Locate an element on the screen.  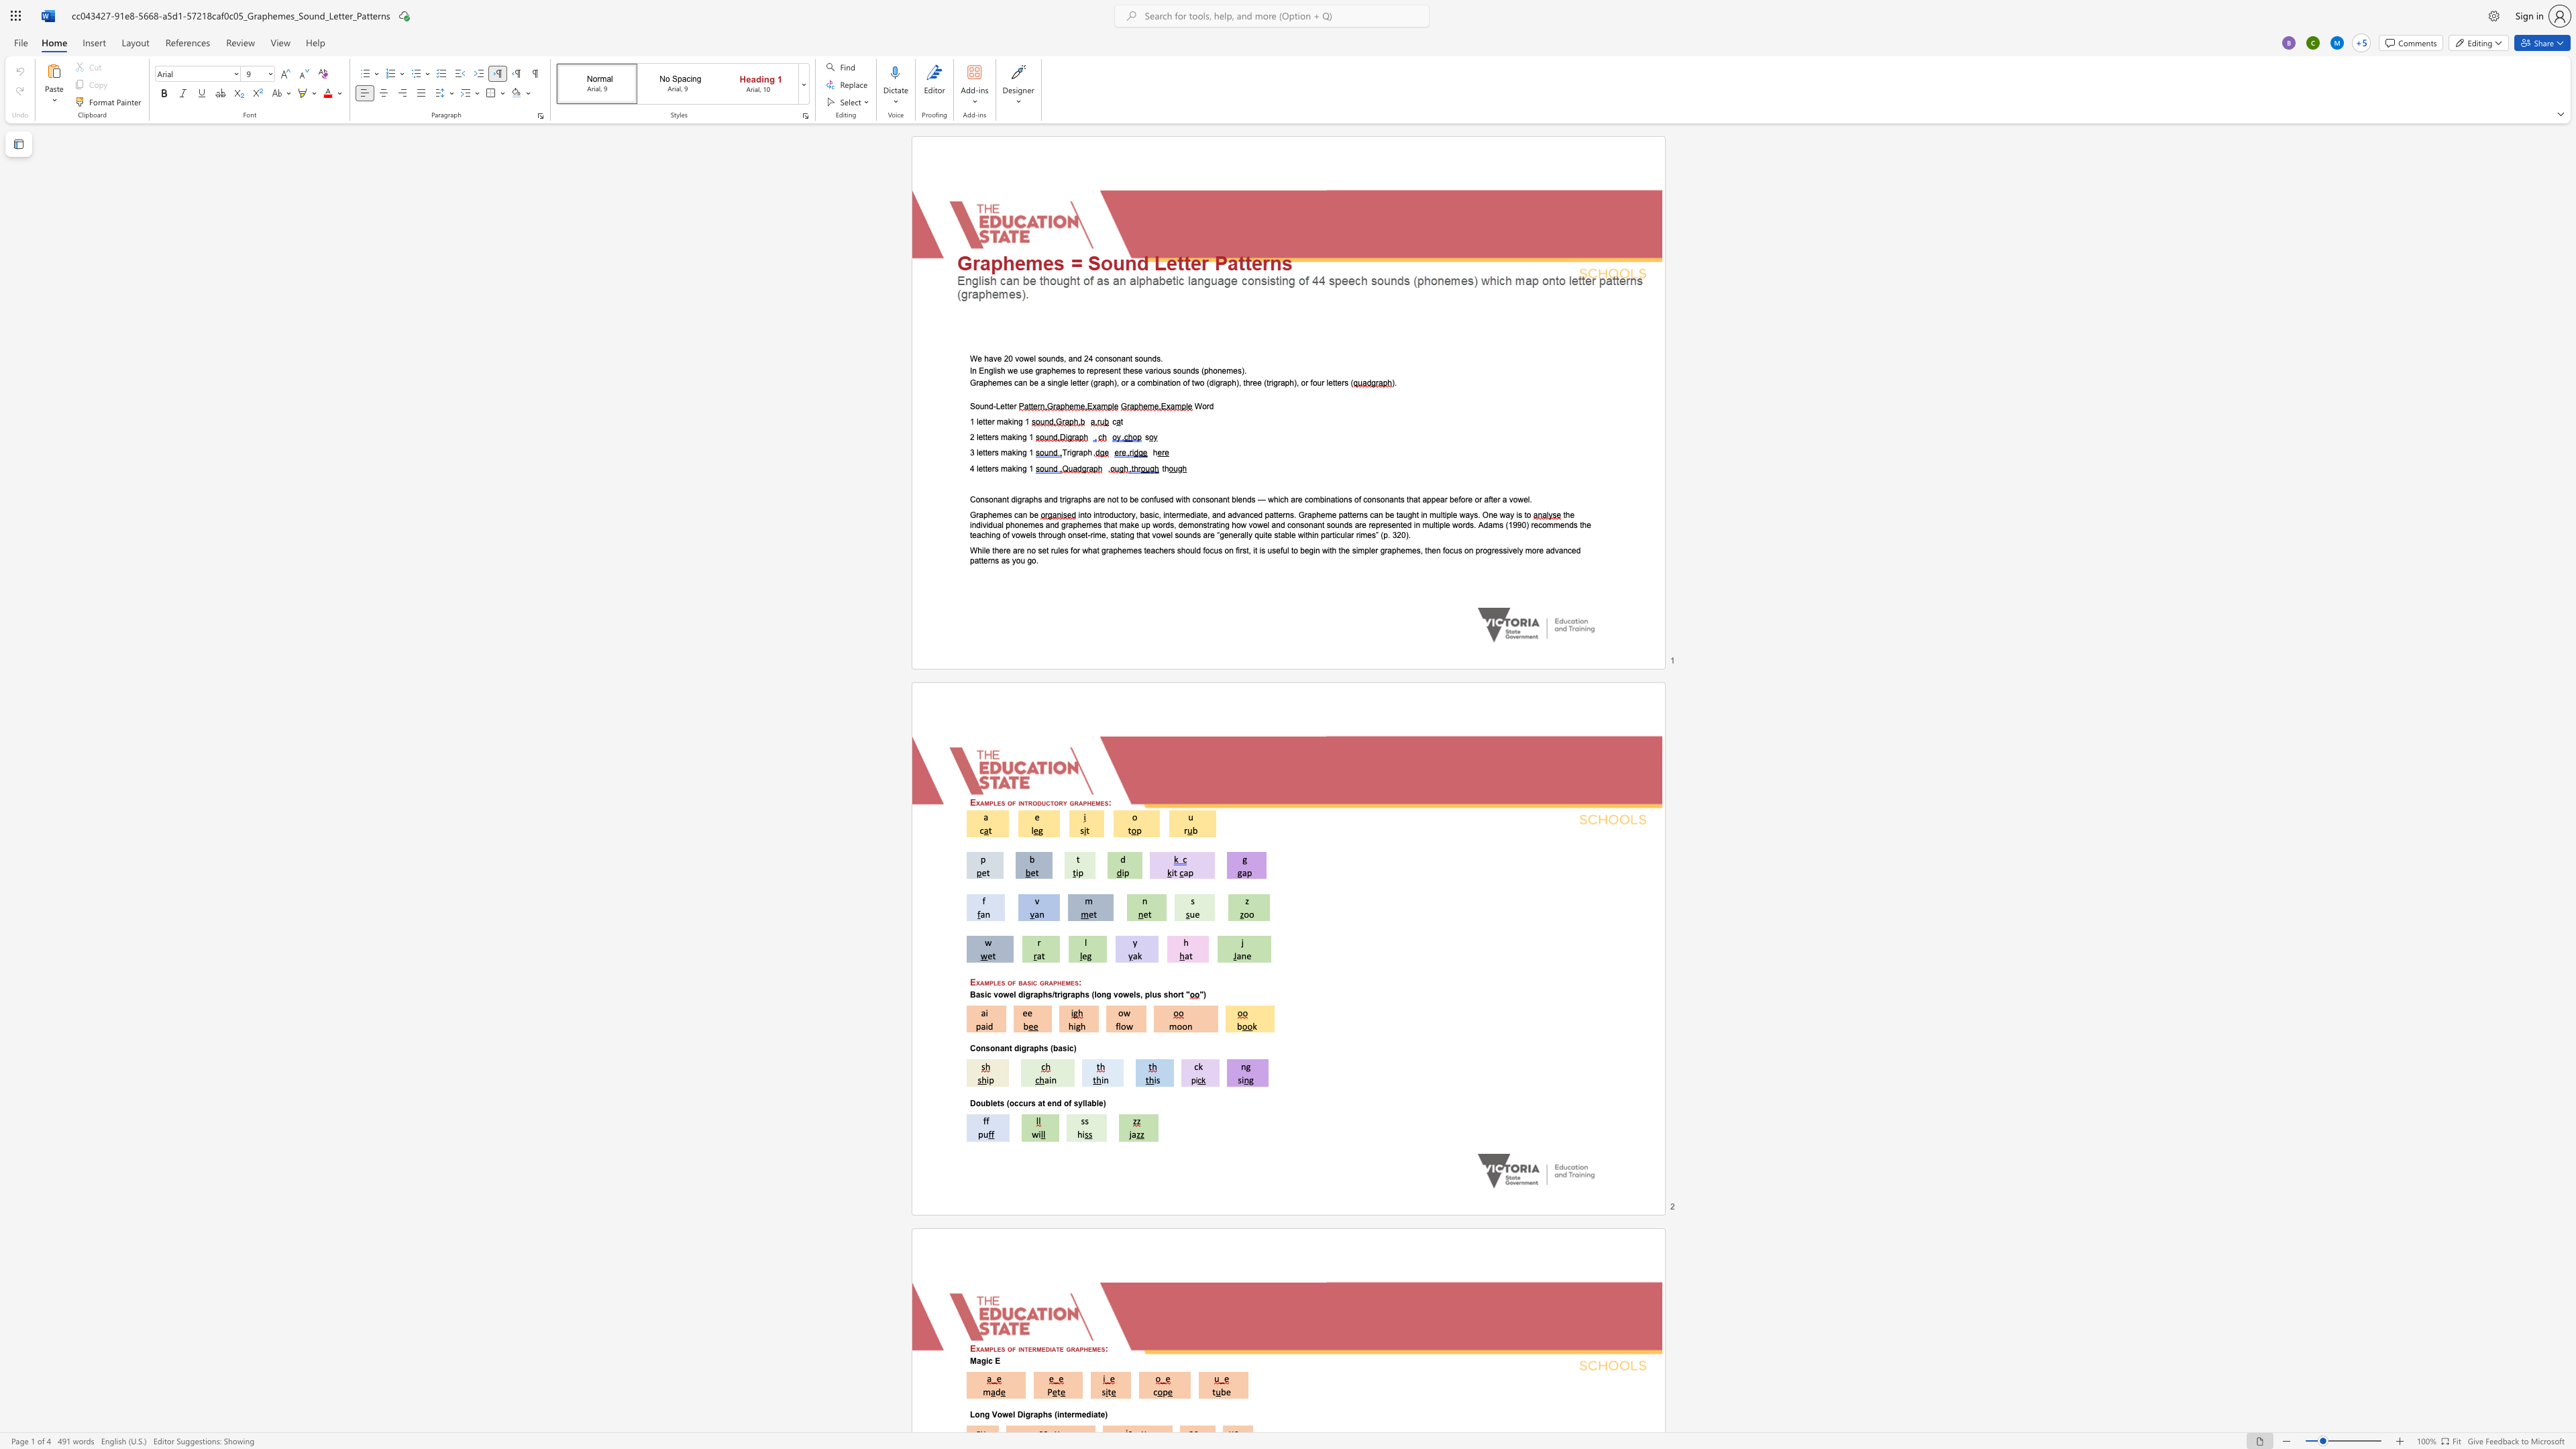
the 1th character "l" in the text is located at coordinates (977, 437).